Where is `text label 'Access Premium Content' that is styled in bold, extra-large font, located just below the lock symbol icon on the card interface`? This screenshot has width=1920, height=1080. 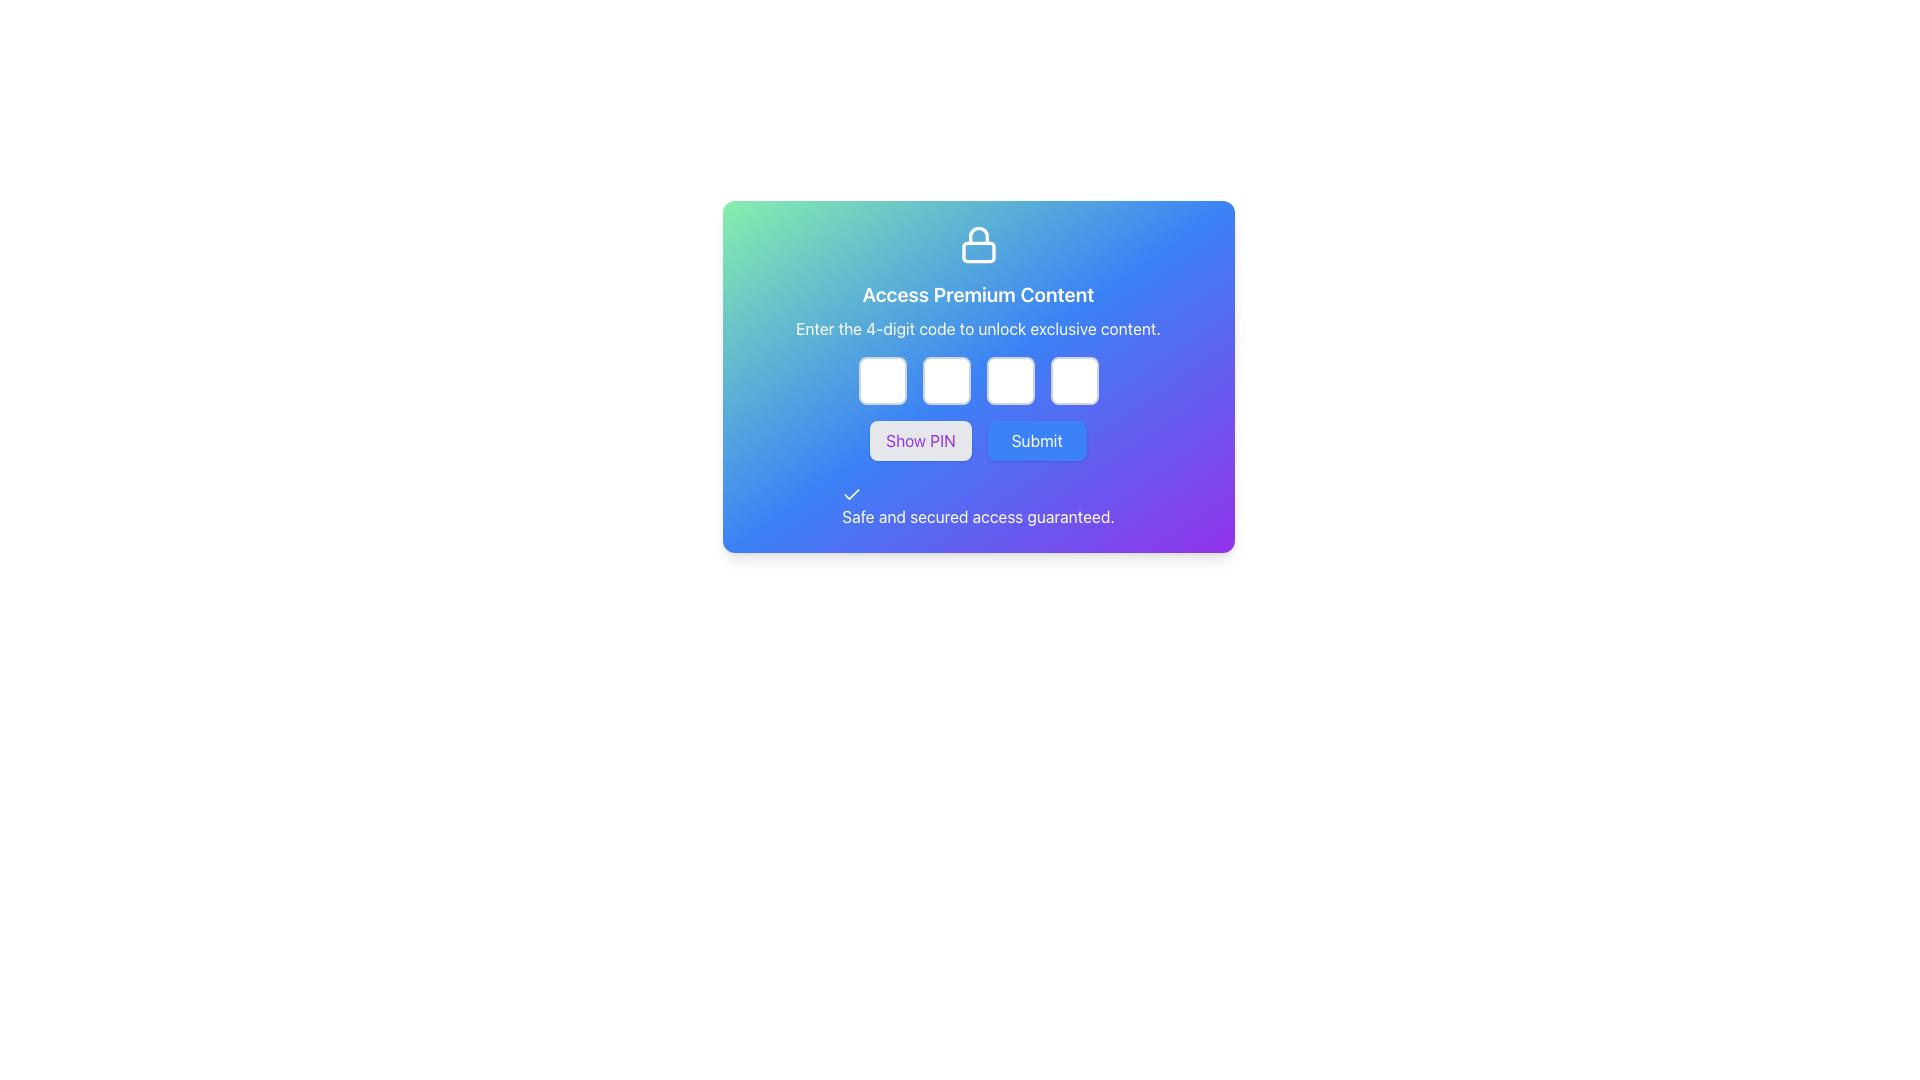 text label 'Access Premium Content' that is styled in bold, extra-large font, located just below the lock symbol icon on the card interface is located at coordinates (978, 294).